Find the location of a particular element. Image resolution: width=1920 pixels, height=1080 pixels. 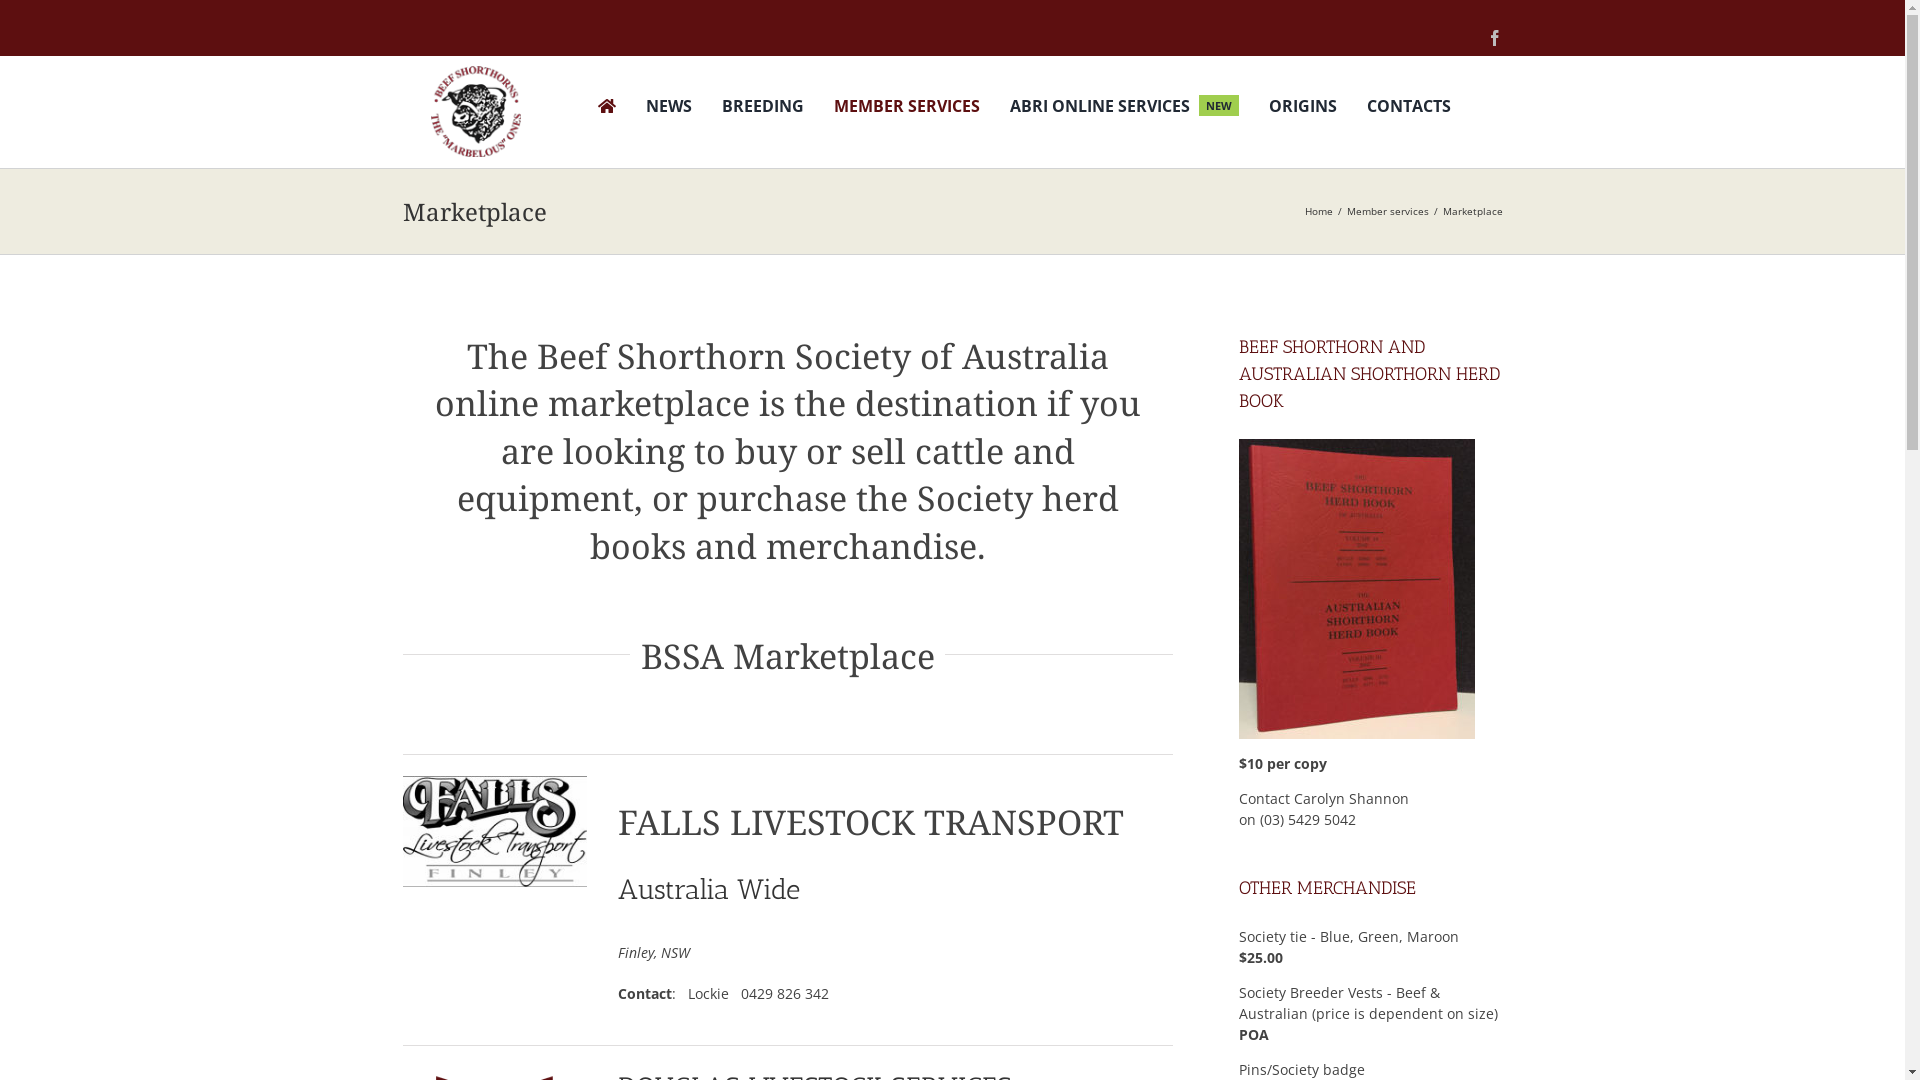

'NEWS' is located at coordinates (668, 108).